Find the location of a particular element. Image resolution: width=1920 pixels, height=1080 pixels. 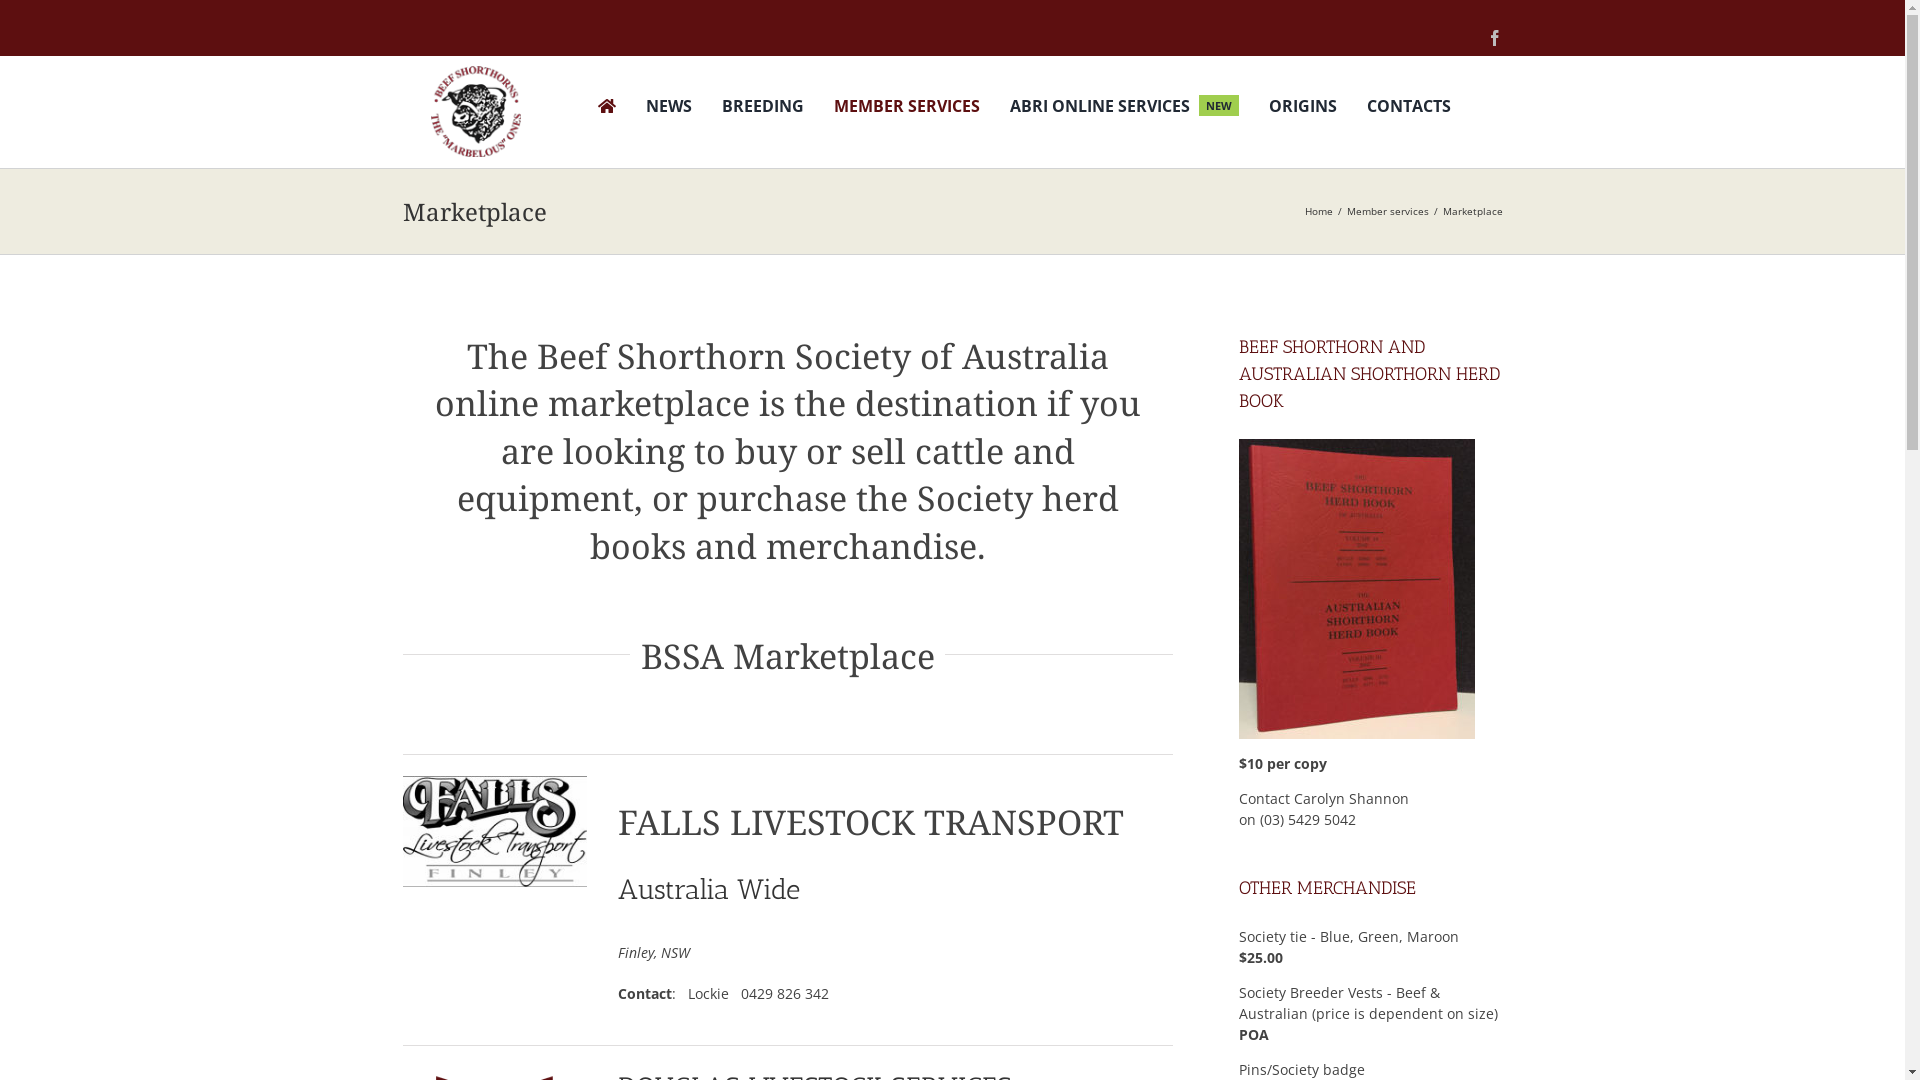

'NEWS' is located at coordinates (668, 108).